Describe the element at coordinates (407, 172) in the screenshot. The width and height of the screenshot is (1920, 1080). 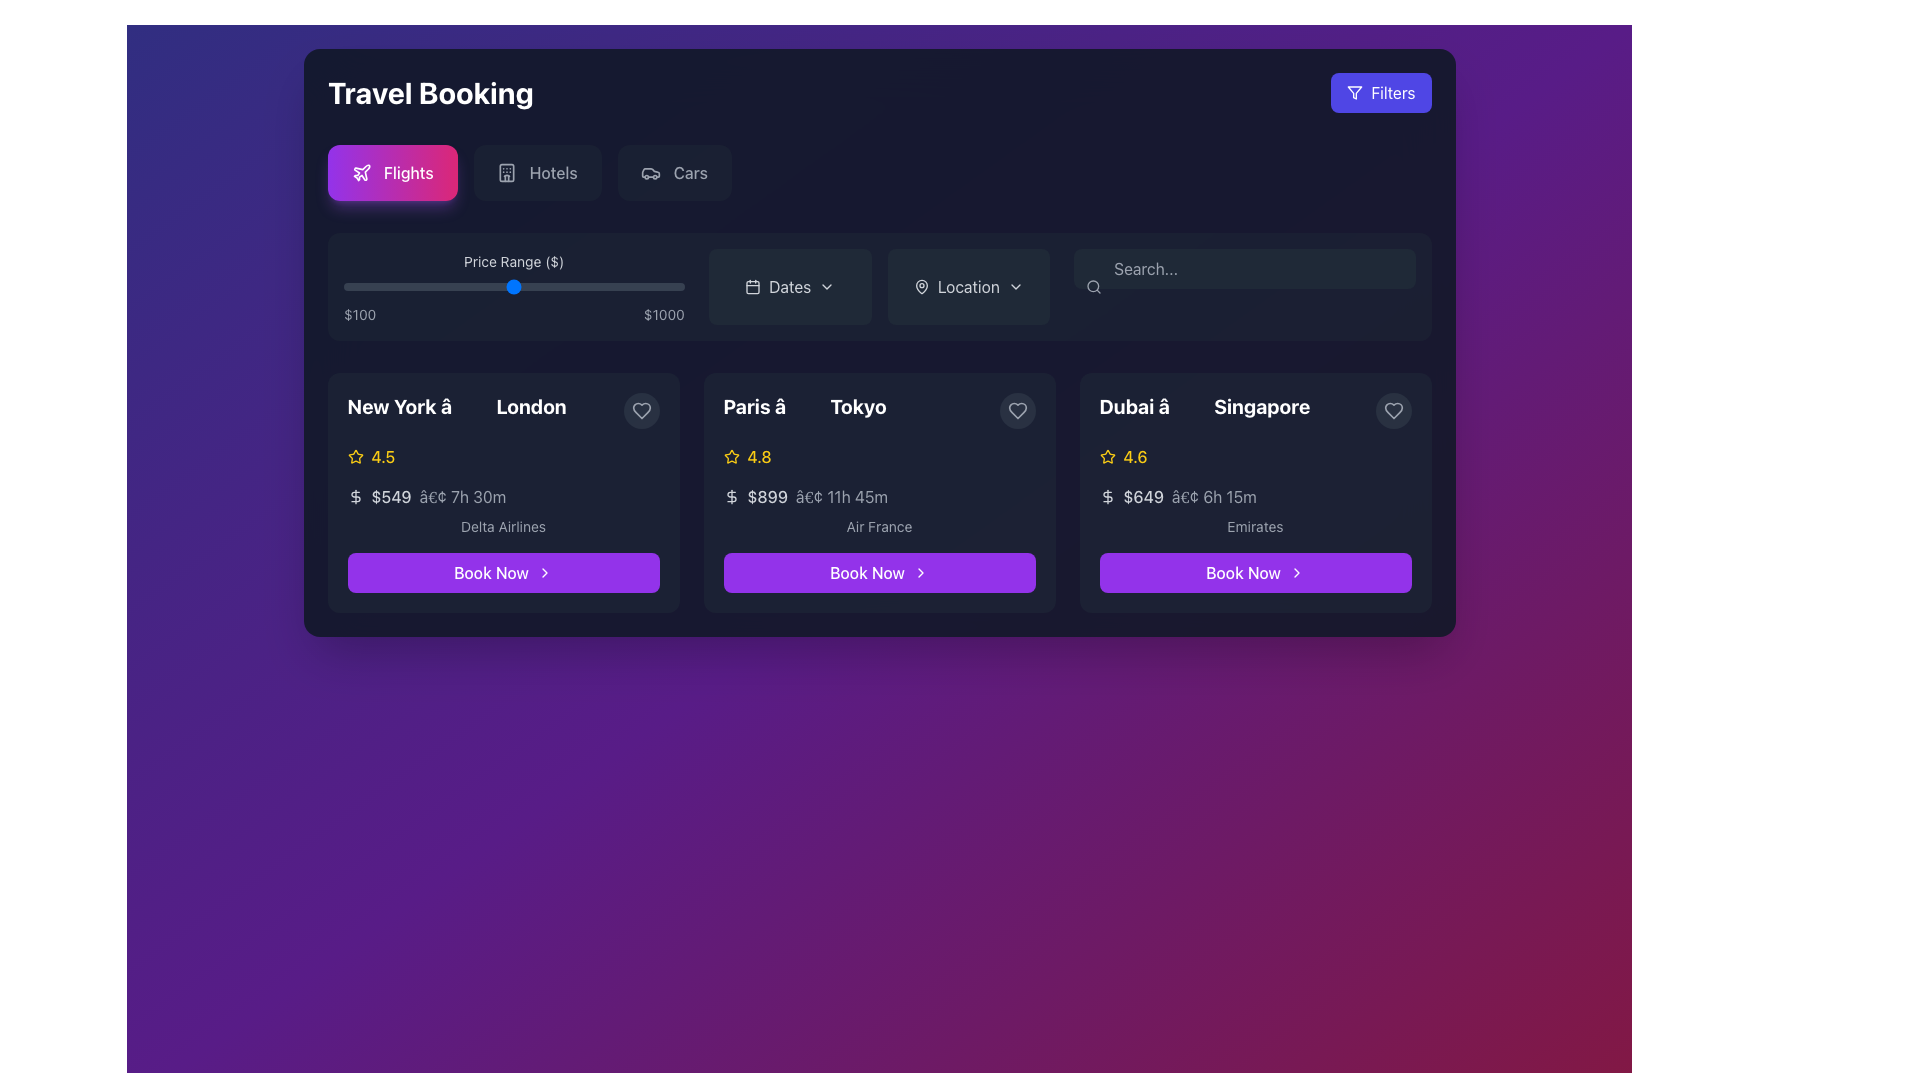
I see `the 'Flights' text element, which is part of a button with a gradient background and a plane icon, to emphasize it` at that location.